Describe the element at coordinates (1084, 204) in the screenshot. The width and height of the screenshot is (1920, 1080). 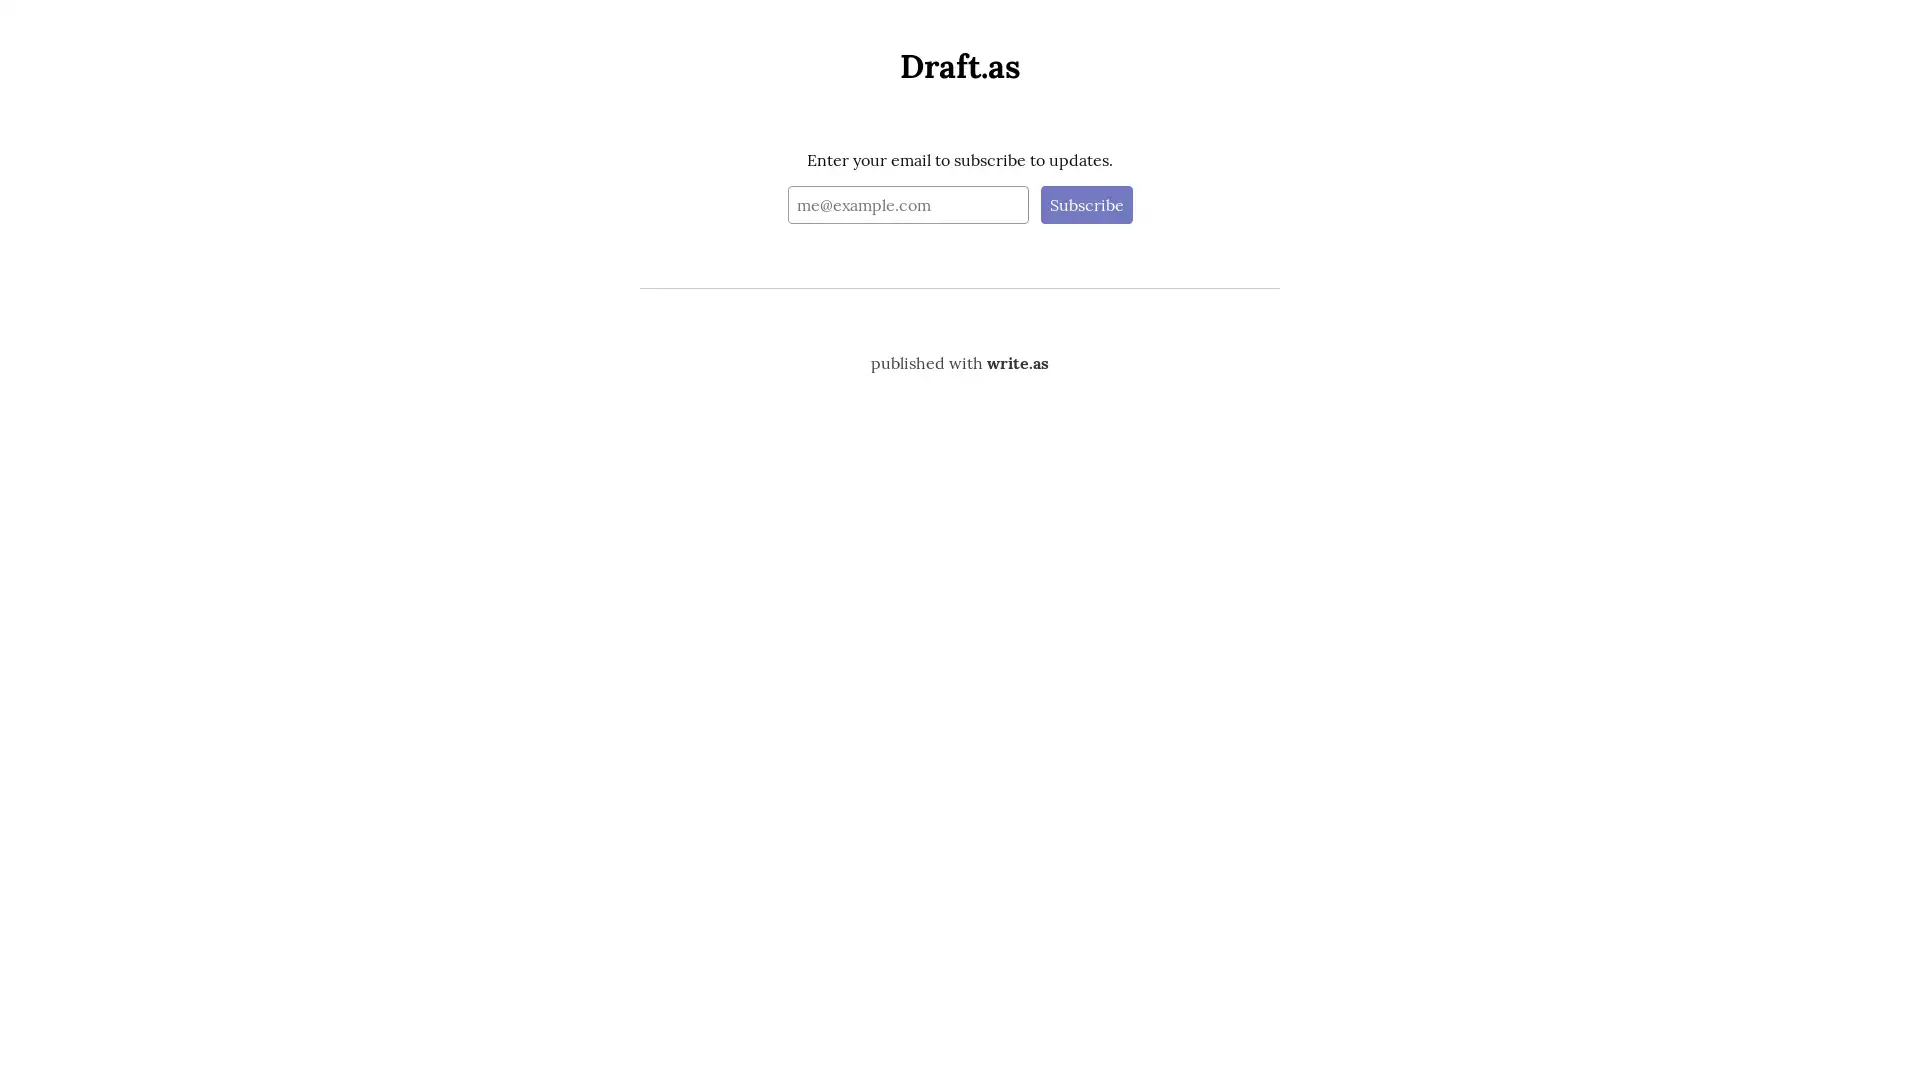
I see `Subscribe` at that location.